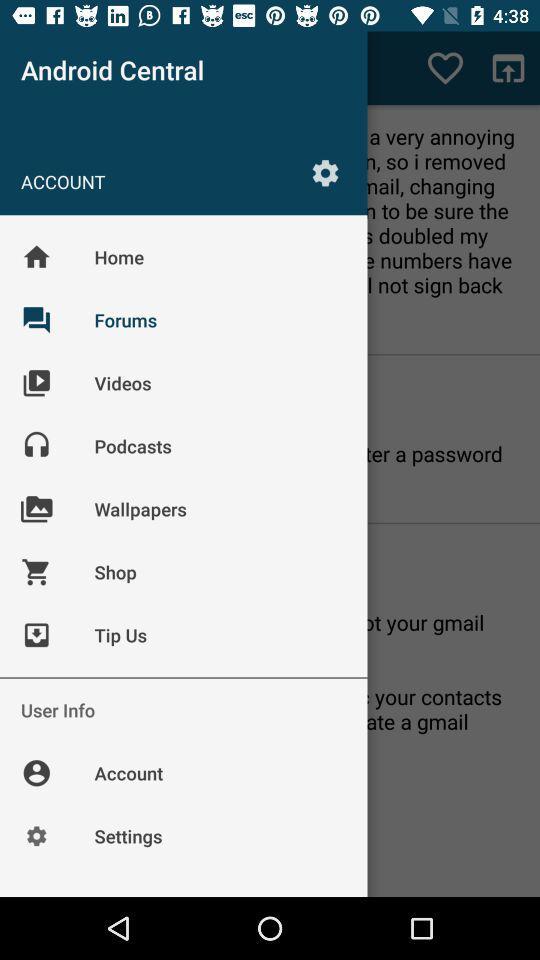 Image resolution: width=540 pixels, height=960 pixels. What do you see at coordinates (325, 171) in the screenshot?
I see `the settings icon` at bounding box center [325, 171].